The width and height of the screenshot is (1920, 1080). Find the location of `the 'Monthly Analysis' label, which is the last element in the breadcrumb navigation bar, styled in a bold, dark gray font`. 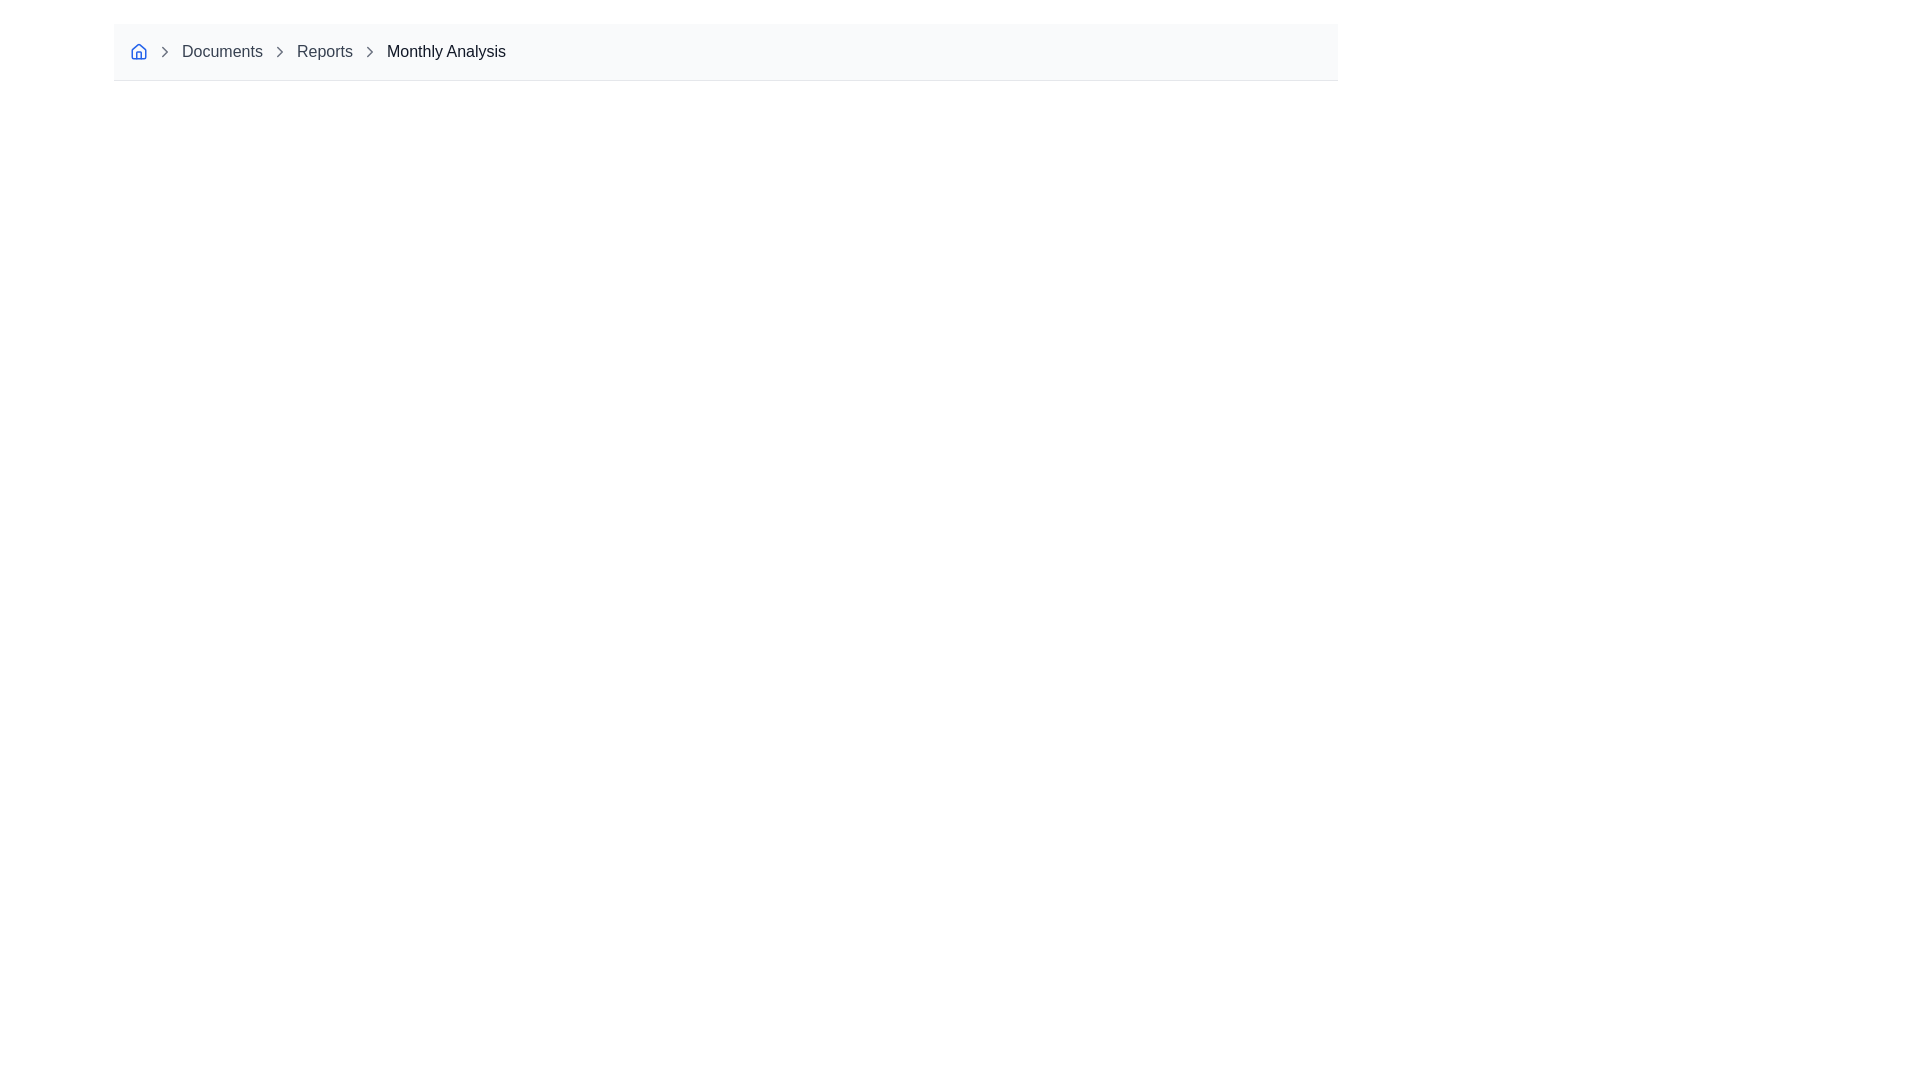

the 'Monthly Analysis' label, which is the last element in the breadcrumb navigation bar, styled in a bold, dark gray font is located at coordinates (445, 50).